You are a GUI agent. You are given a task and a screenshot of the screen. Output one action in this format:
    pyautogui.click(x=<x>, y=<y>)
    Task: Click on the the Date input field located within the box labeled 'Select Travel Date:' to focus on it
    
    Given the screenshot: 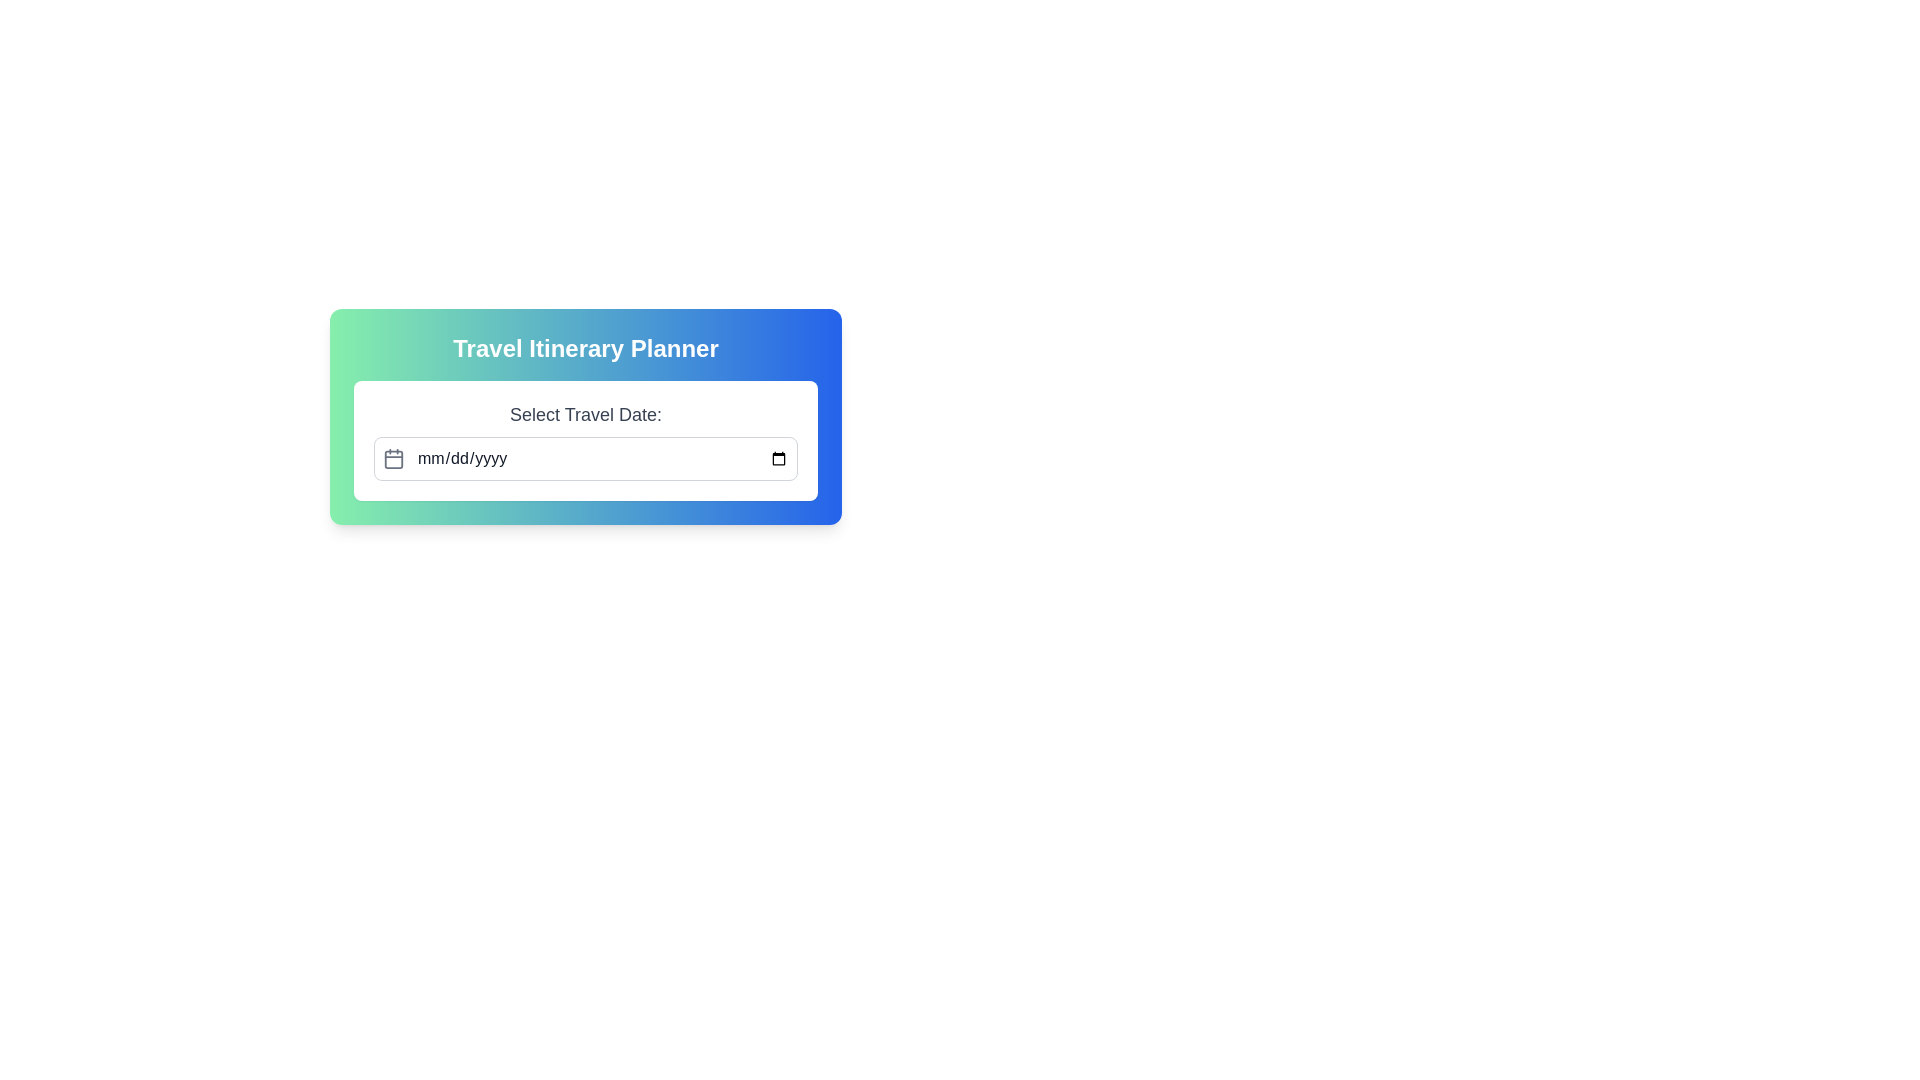 What is the action you would take?
    pyautogui.click(x=584, y=459)
    